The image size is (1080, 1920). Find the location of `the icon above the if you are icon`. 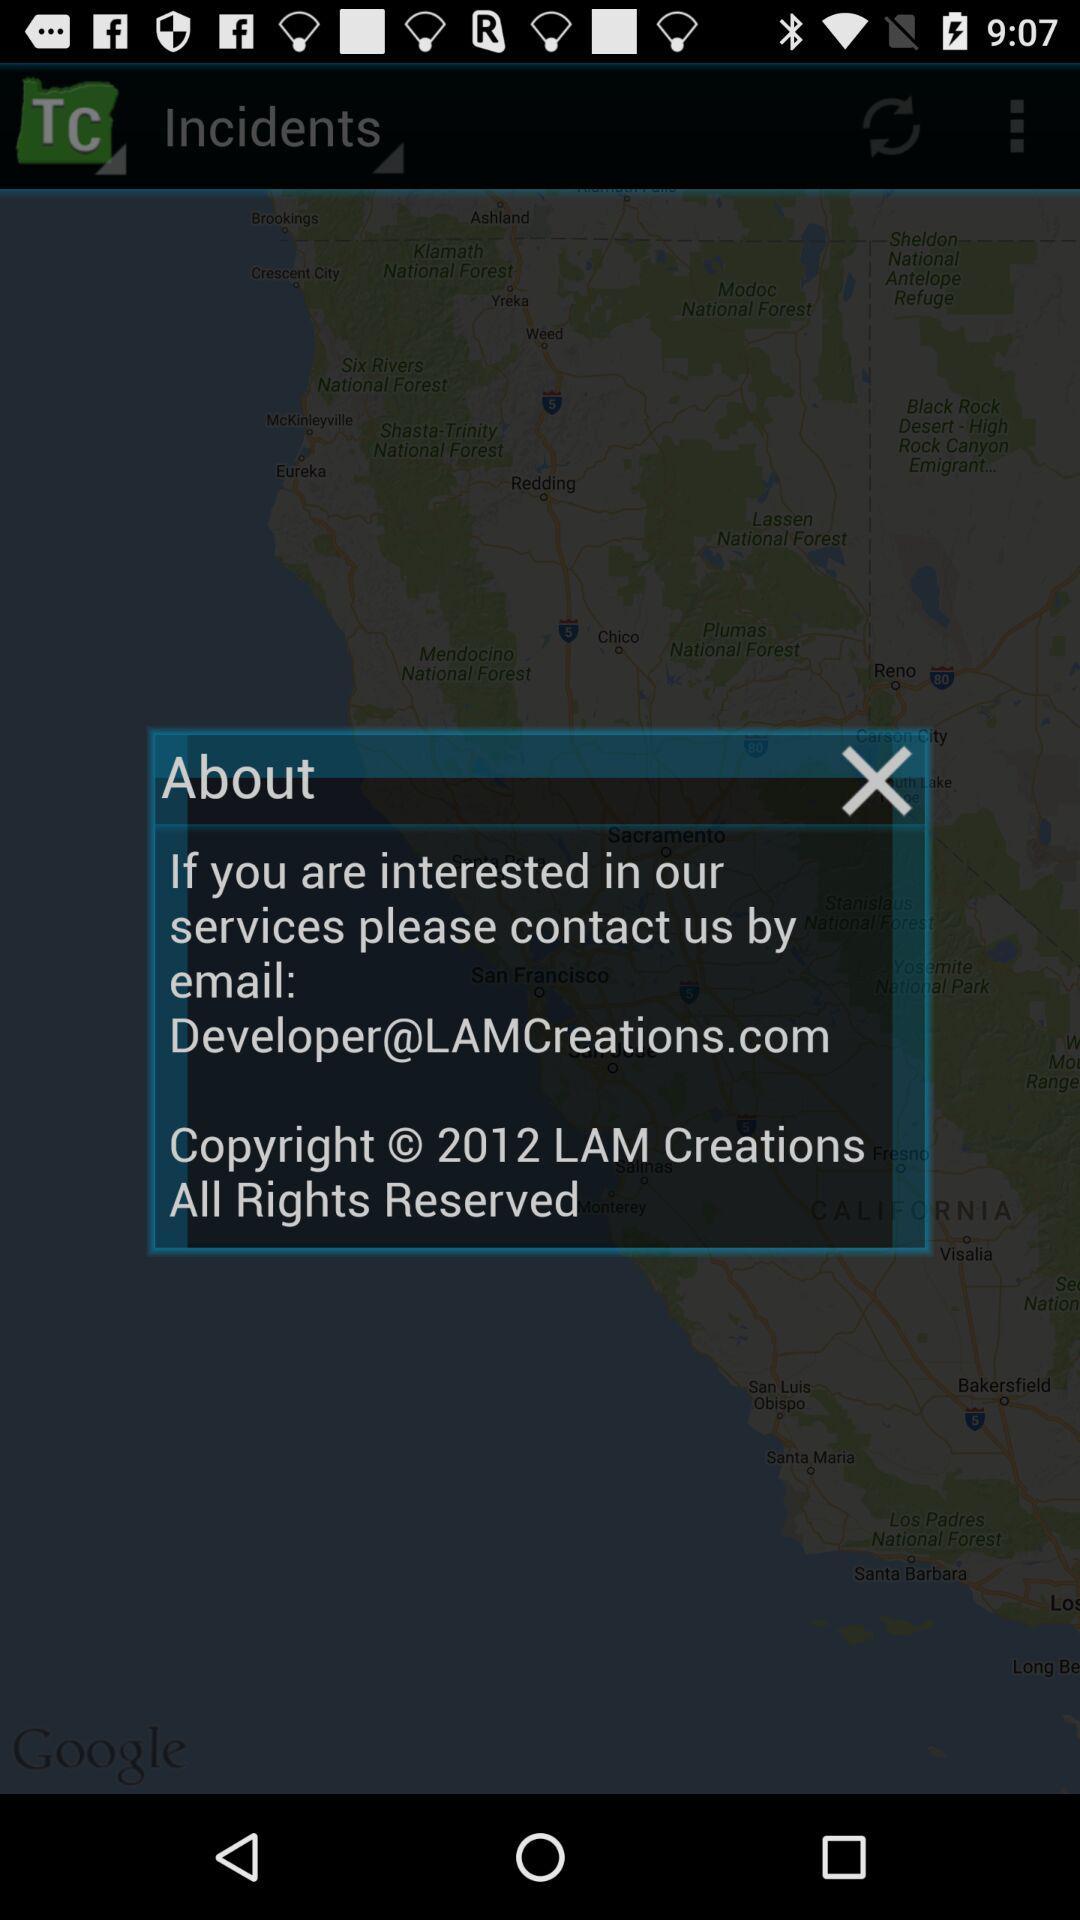

the icon above the if you are icon is located at coordinates (876, 780).